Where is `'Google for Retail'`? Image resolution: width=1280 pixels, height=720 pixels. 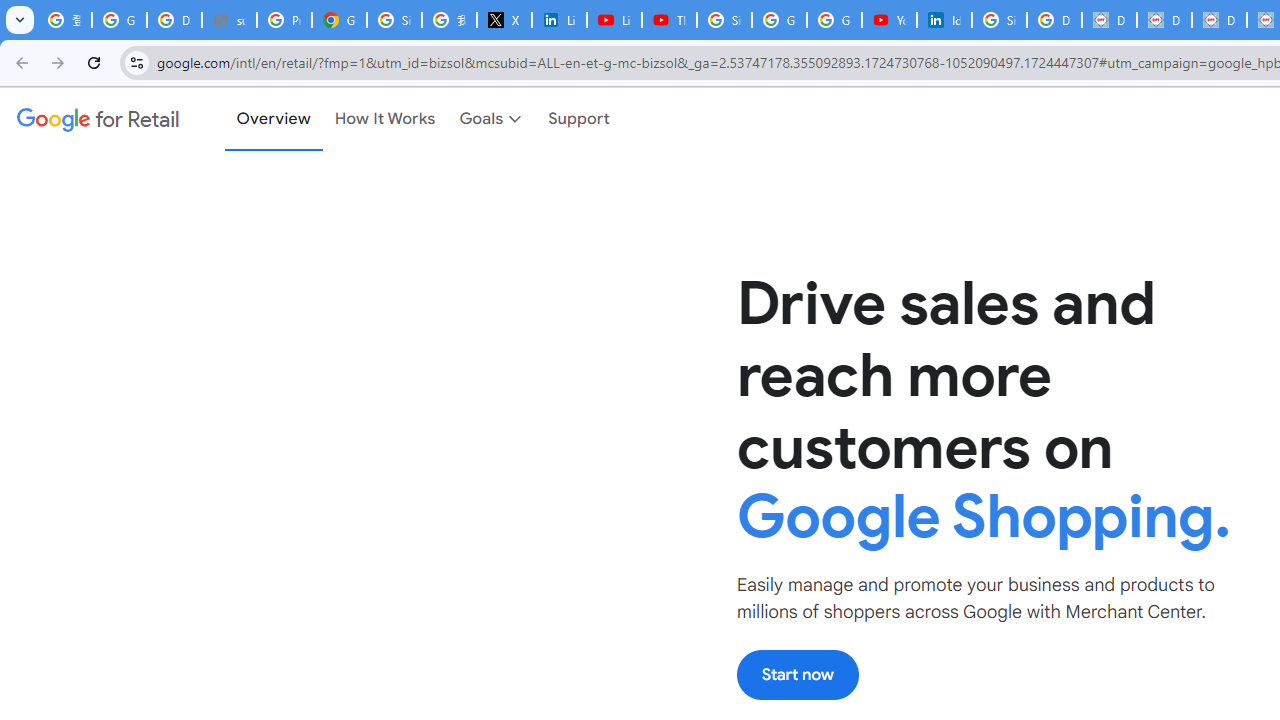 'Google for Retail' is located at coordinates (97, 119).